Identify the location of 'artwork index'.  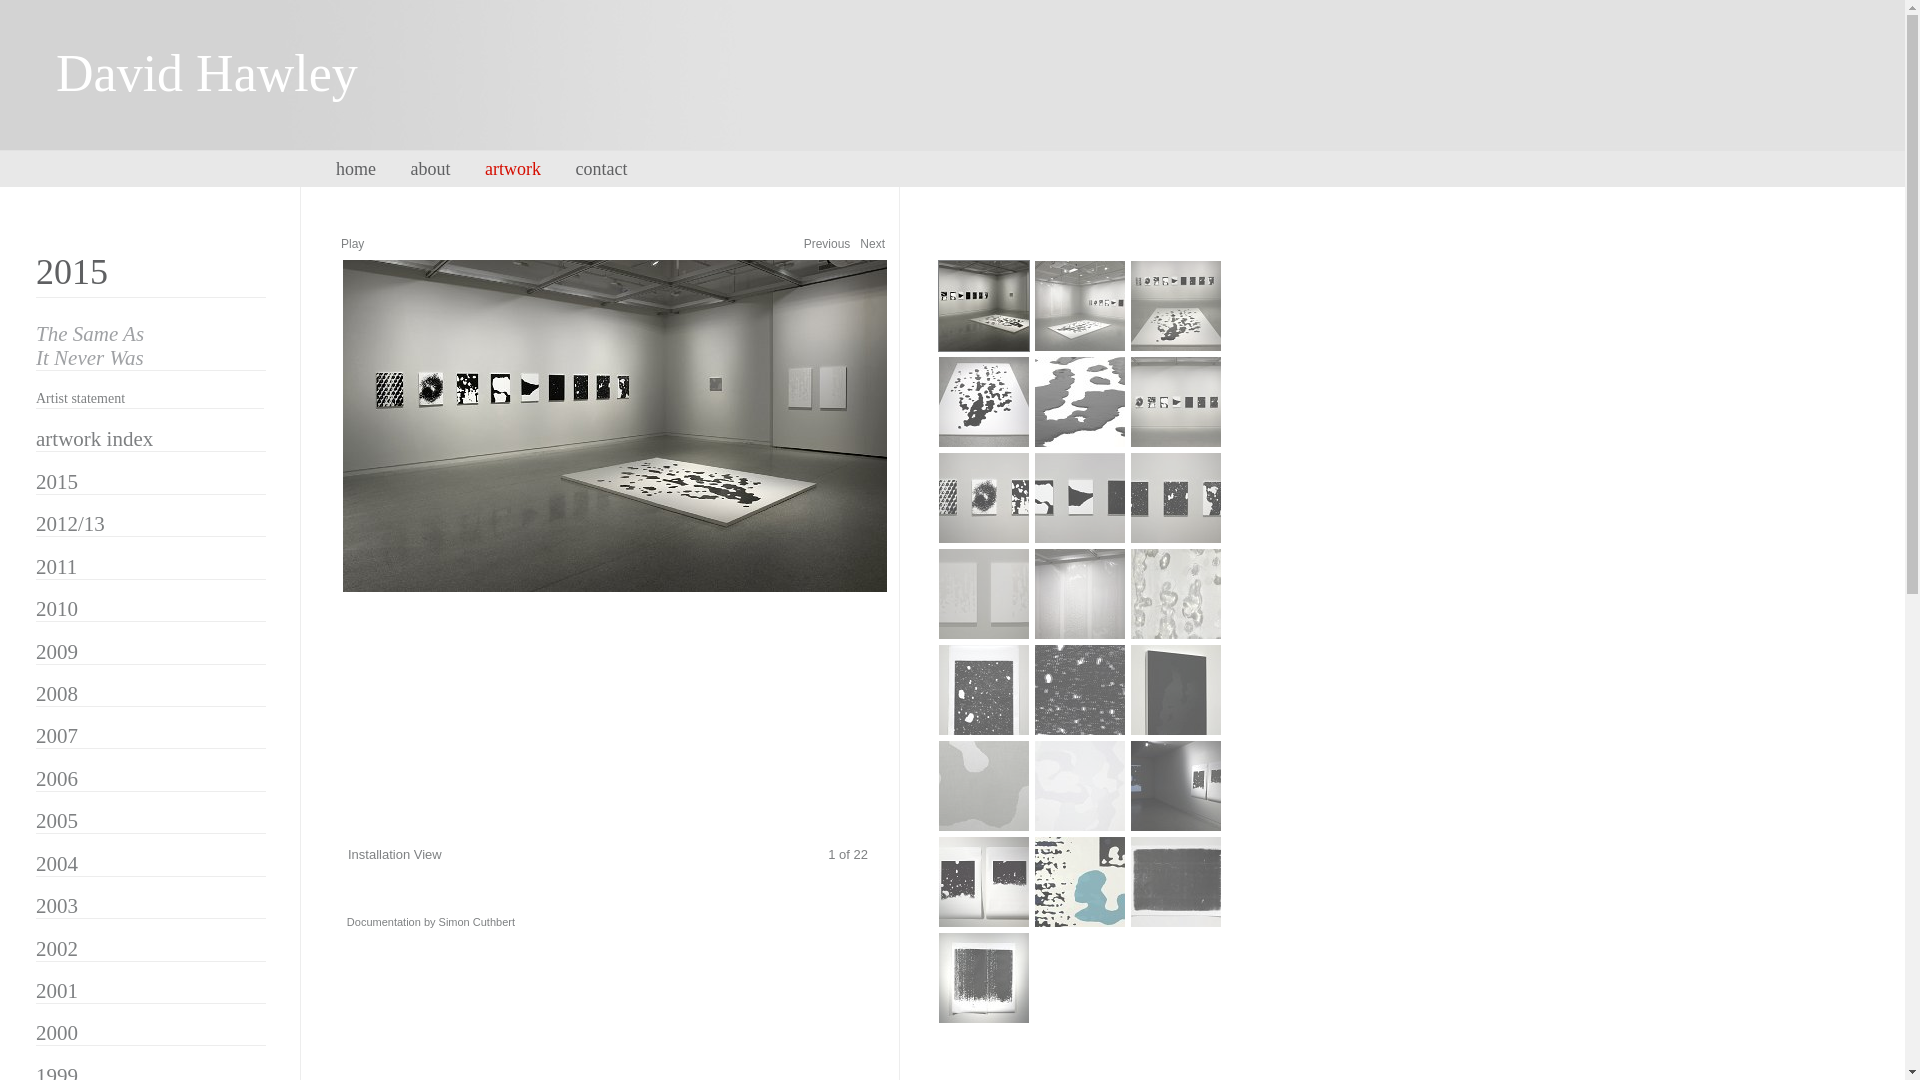
(93, 438).